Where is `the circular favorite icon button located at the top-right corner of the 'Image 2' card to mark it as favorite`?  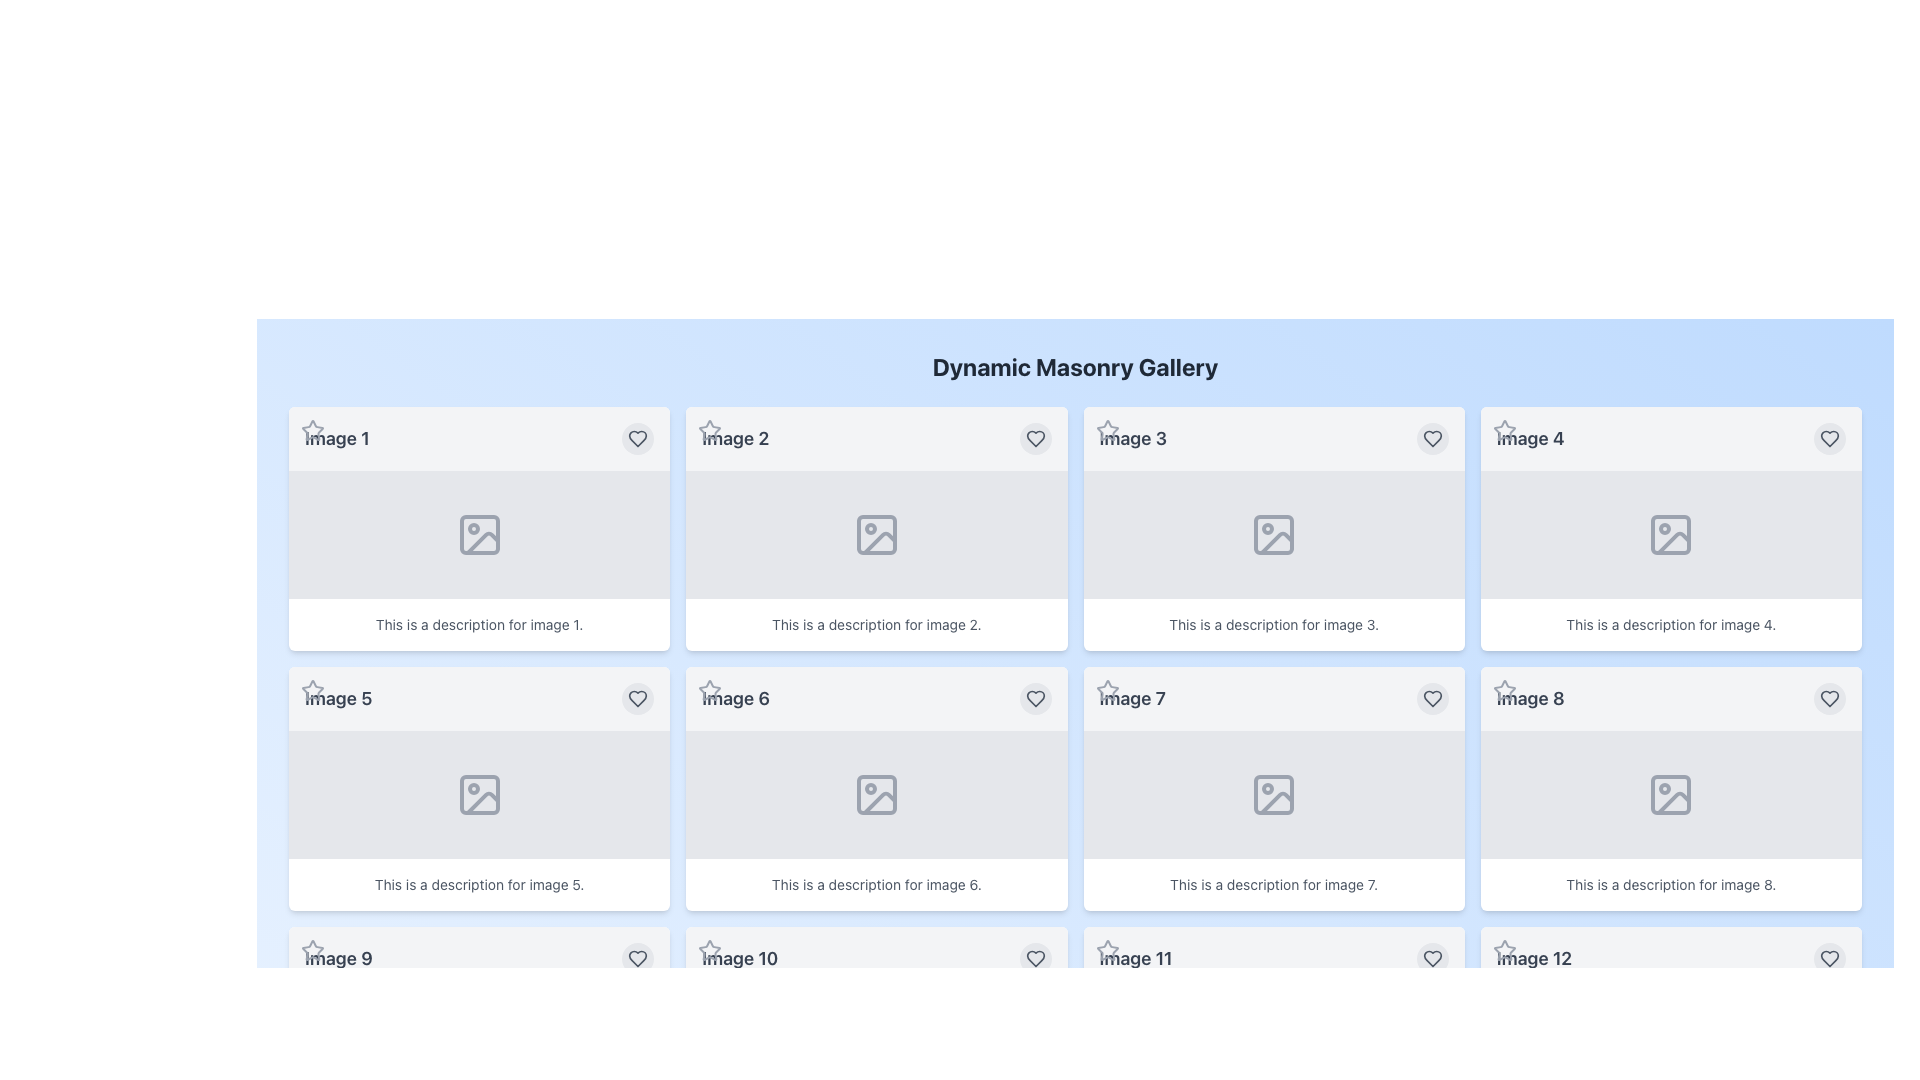 the circular favorite icon button located at the top-right corner of the 'Image 2' card to mark it as favorite is located at coordinates (1035, 438).